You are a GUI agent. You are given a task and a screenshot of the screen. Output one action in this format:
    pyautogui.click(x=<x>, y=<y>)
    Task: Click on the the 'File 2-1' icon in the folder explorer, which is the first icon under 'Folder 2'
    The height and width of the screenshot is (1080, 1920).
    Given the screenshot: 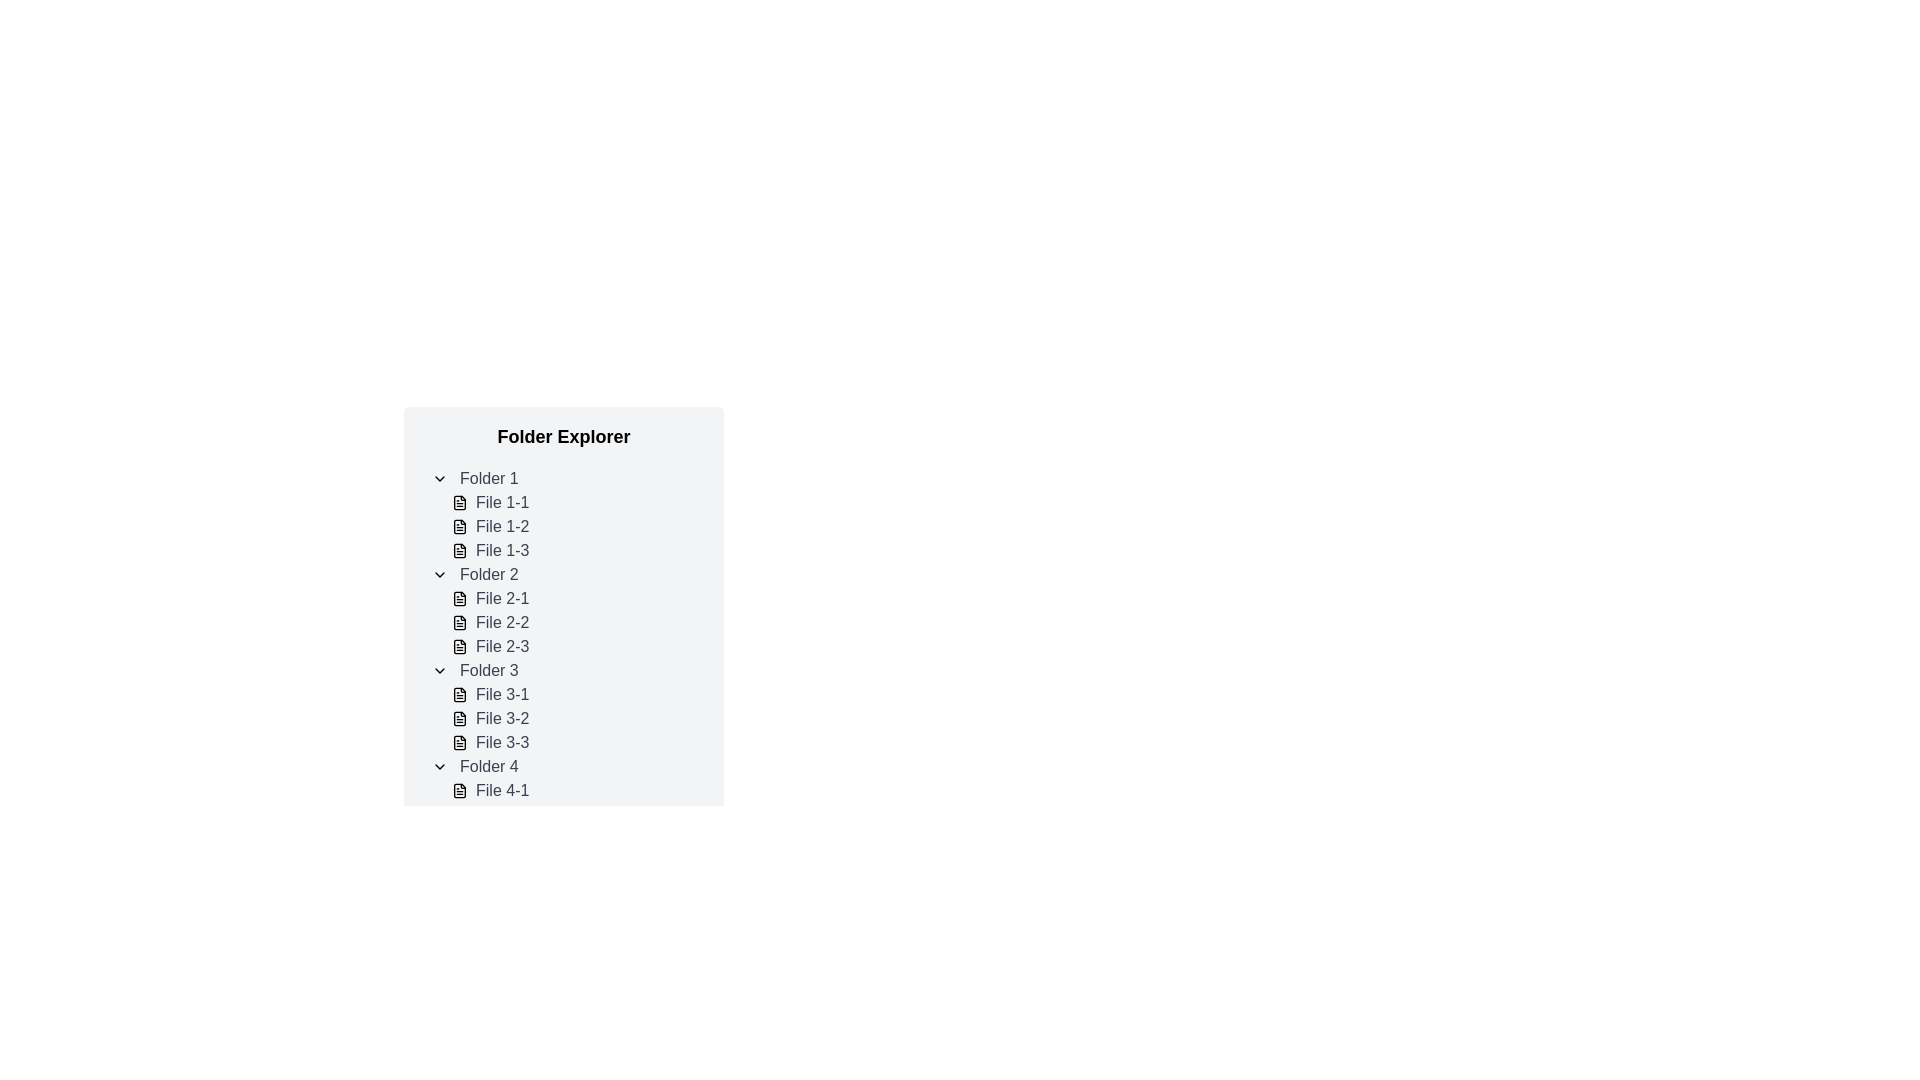 What is the action you would take?
    pyautogui.click(x=459, y=597)
    